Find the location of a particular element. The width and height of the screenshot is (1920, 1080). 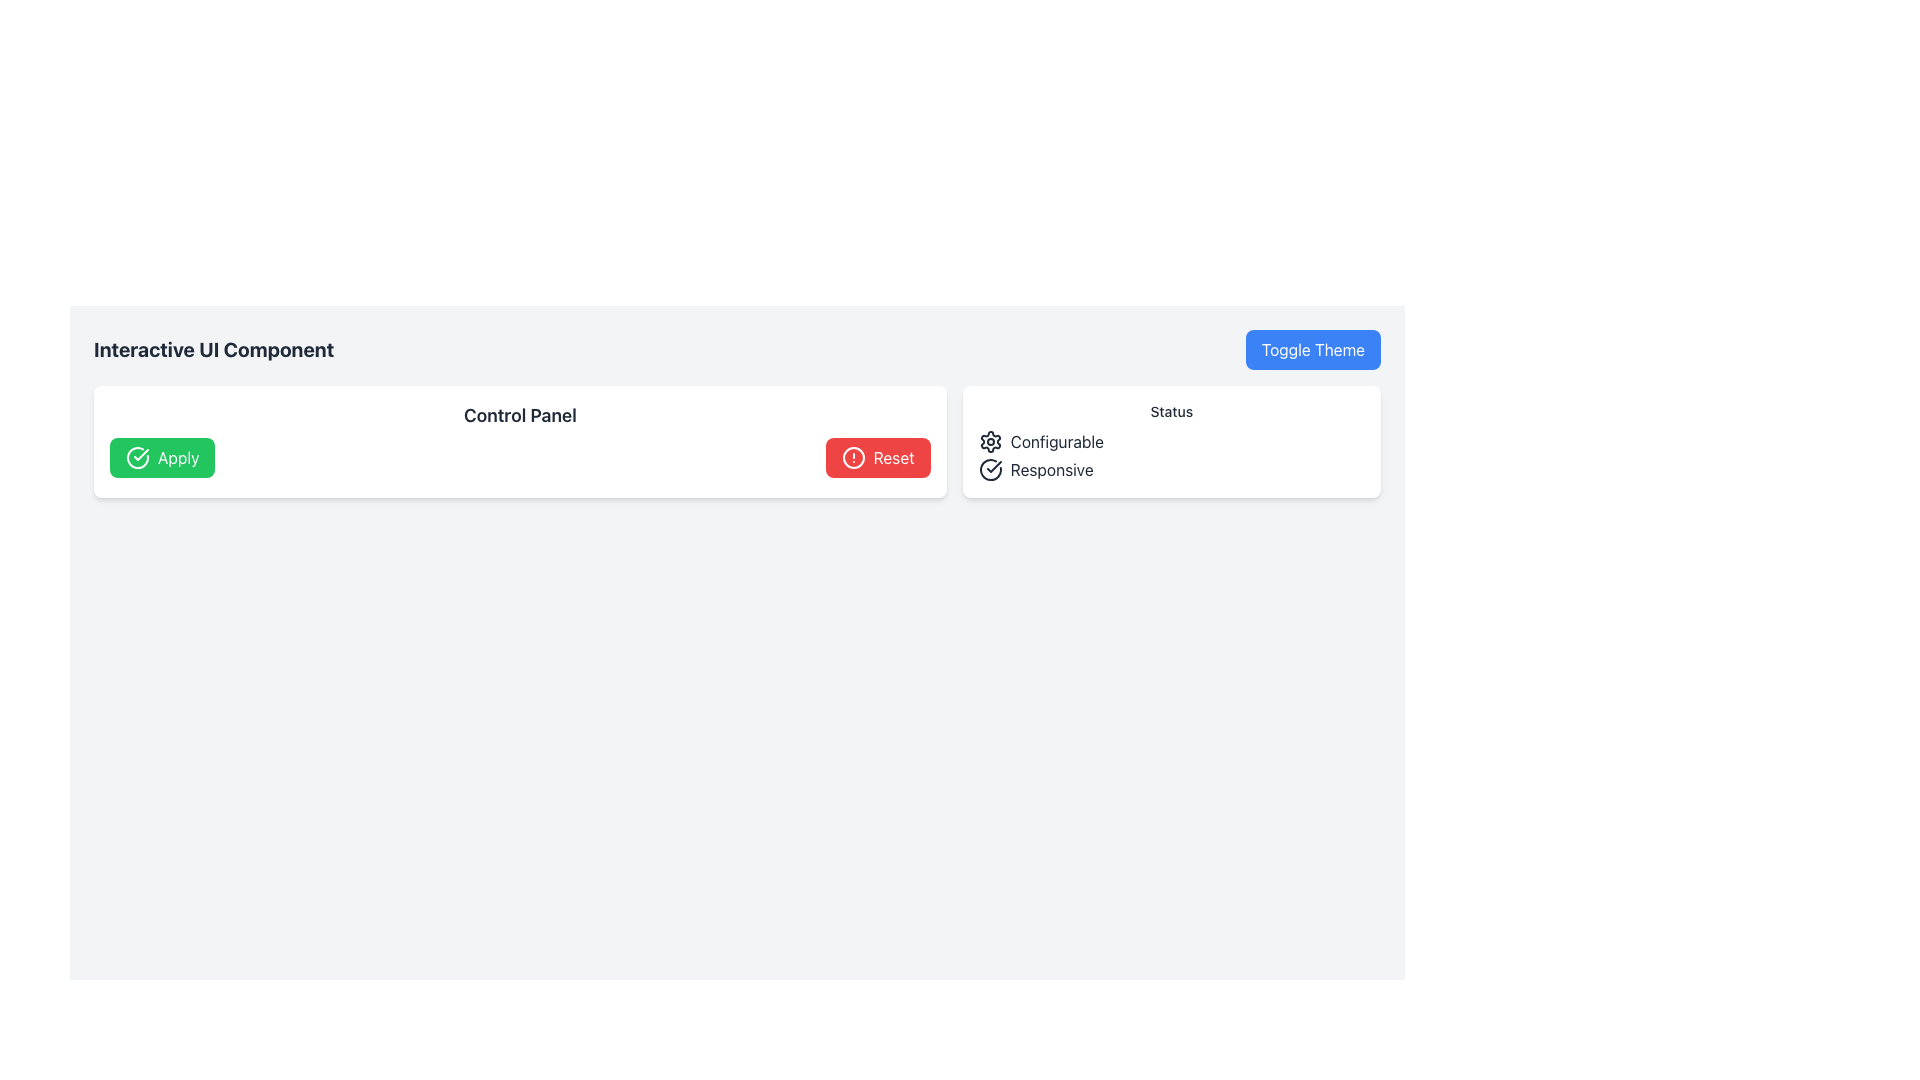

the 'Toggle Theme' button, which is a rounded rectangular button with a blue background and white text located on the right side of the top section of the interface, adjacent to the 'Status' panel is located at coordinates (1313, 349).